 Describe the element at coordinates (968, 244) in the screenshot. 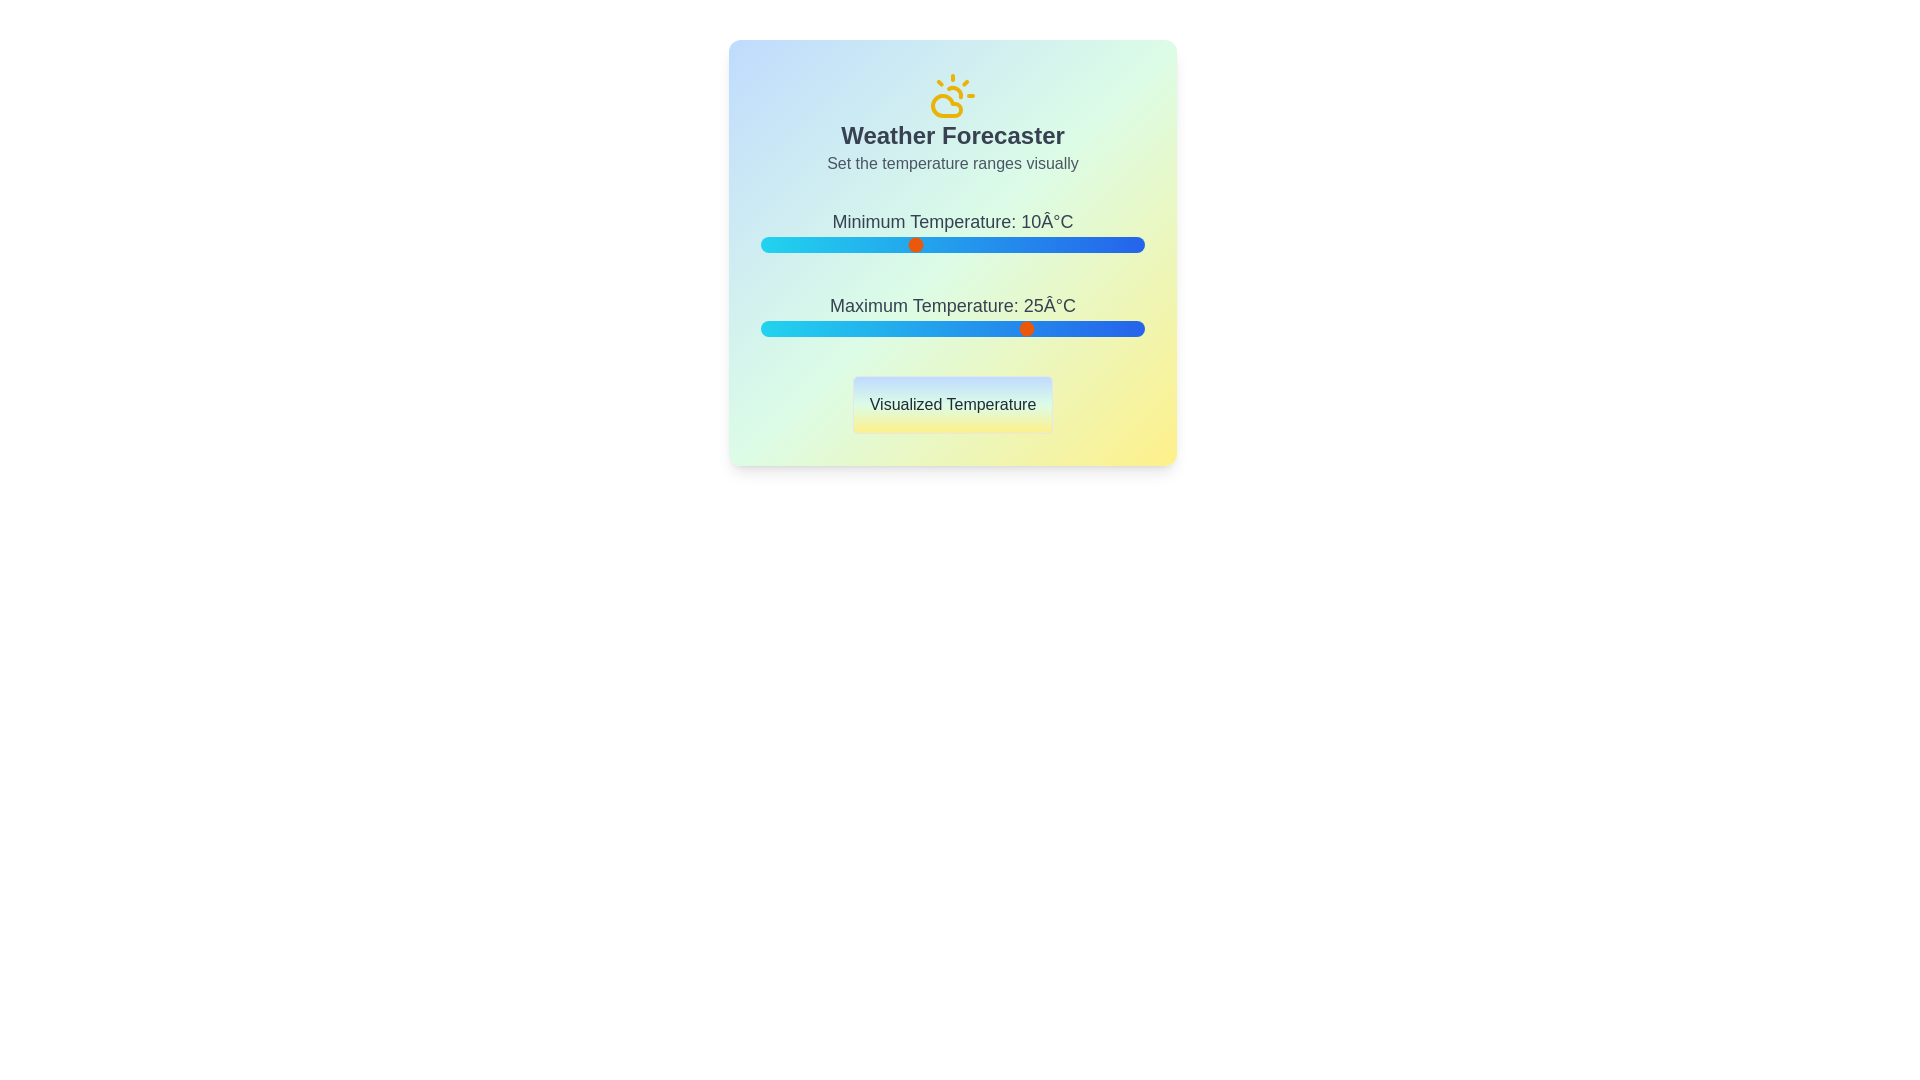

I see `the minimum temperature slider to 17°C` at that location.